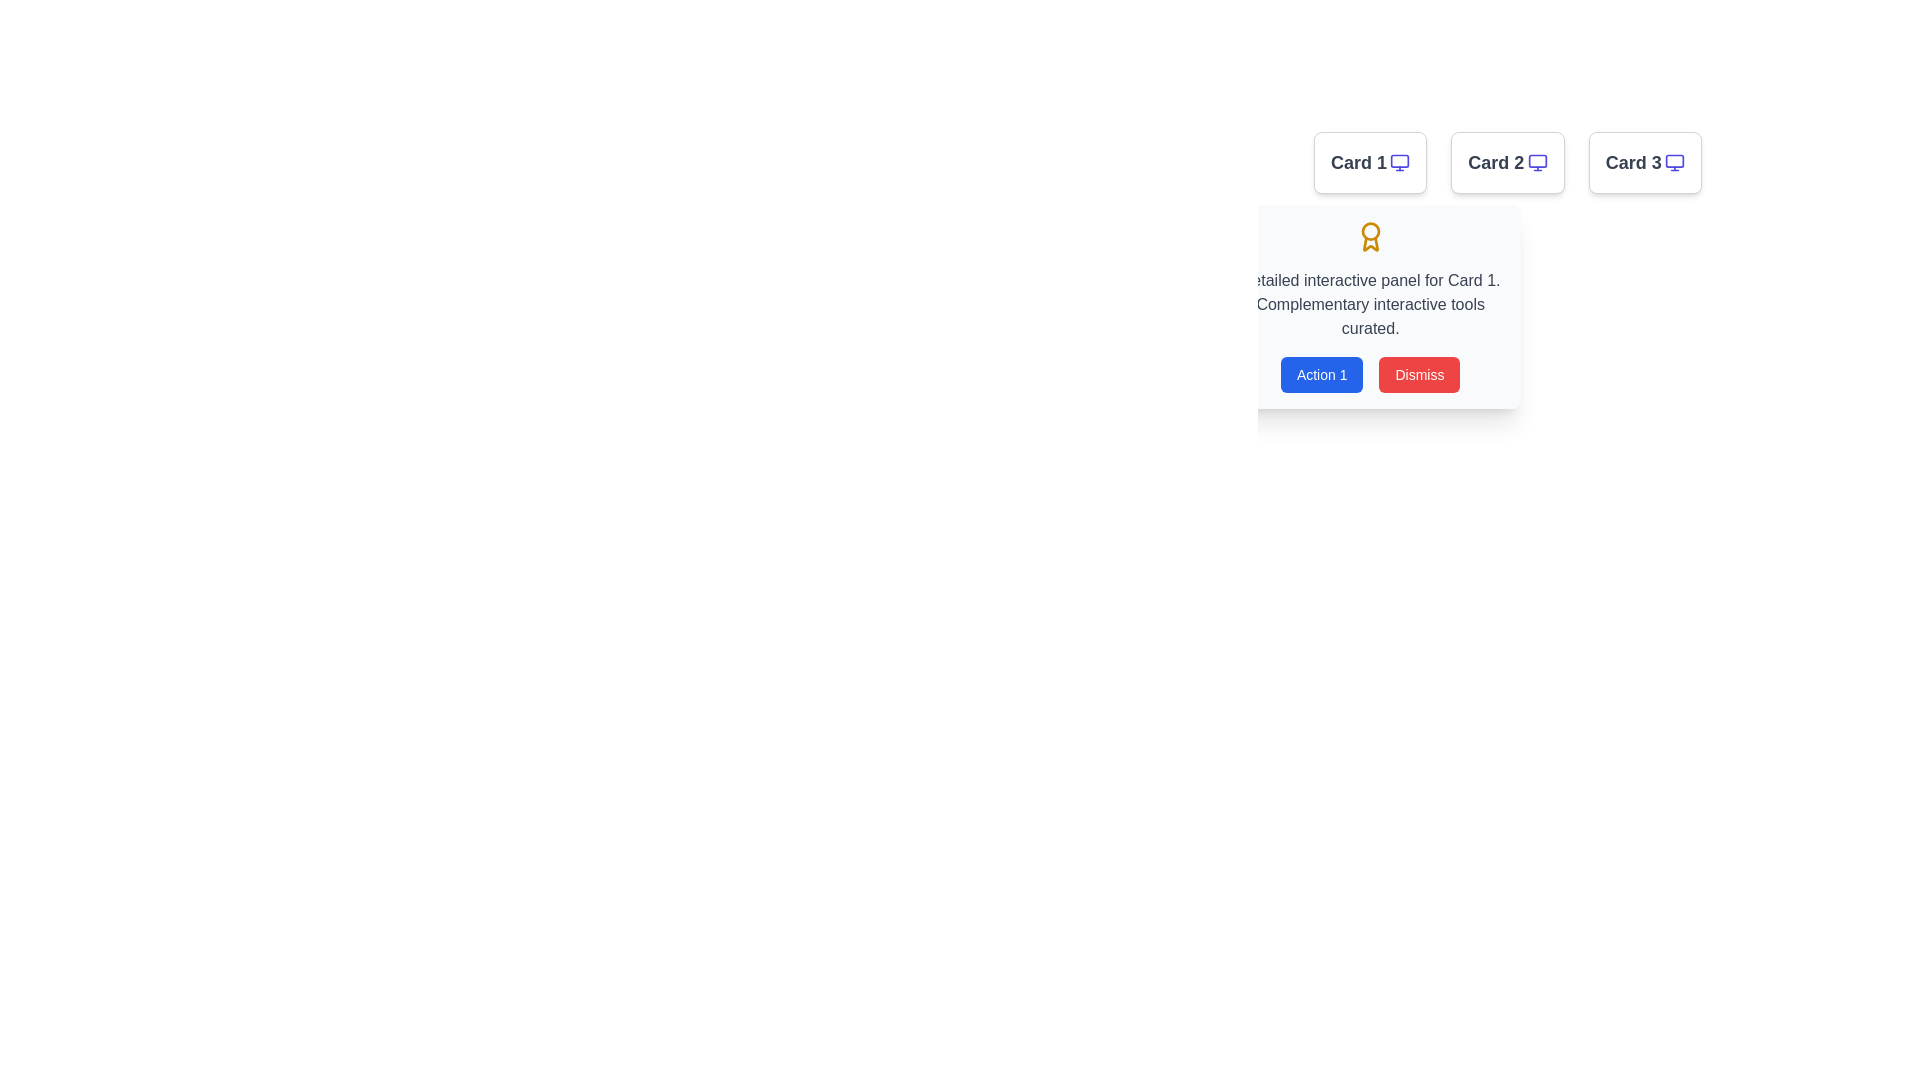 Image resolution: width=1920 pixels, height=1080 pixels. What do you see at coordinates (1419, 374) in the screenshot?
I see `the 'Dismiss' button, which is a rectangular button with rounded corners, featuring a red background and white text. It is located towards the bottom right of the interface, following the 'Action 1' button` at bounding box center [1419, 374].